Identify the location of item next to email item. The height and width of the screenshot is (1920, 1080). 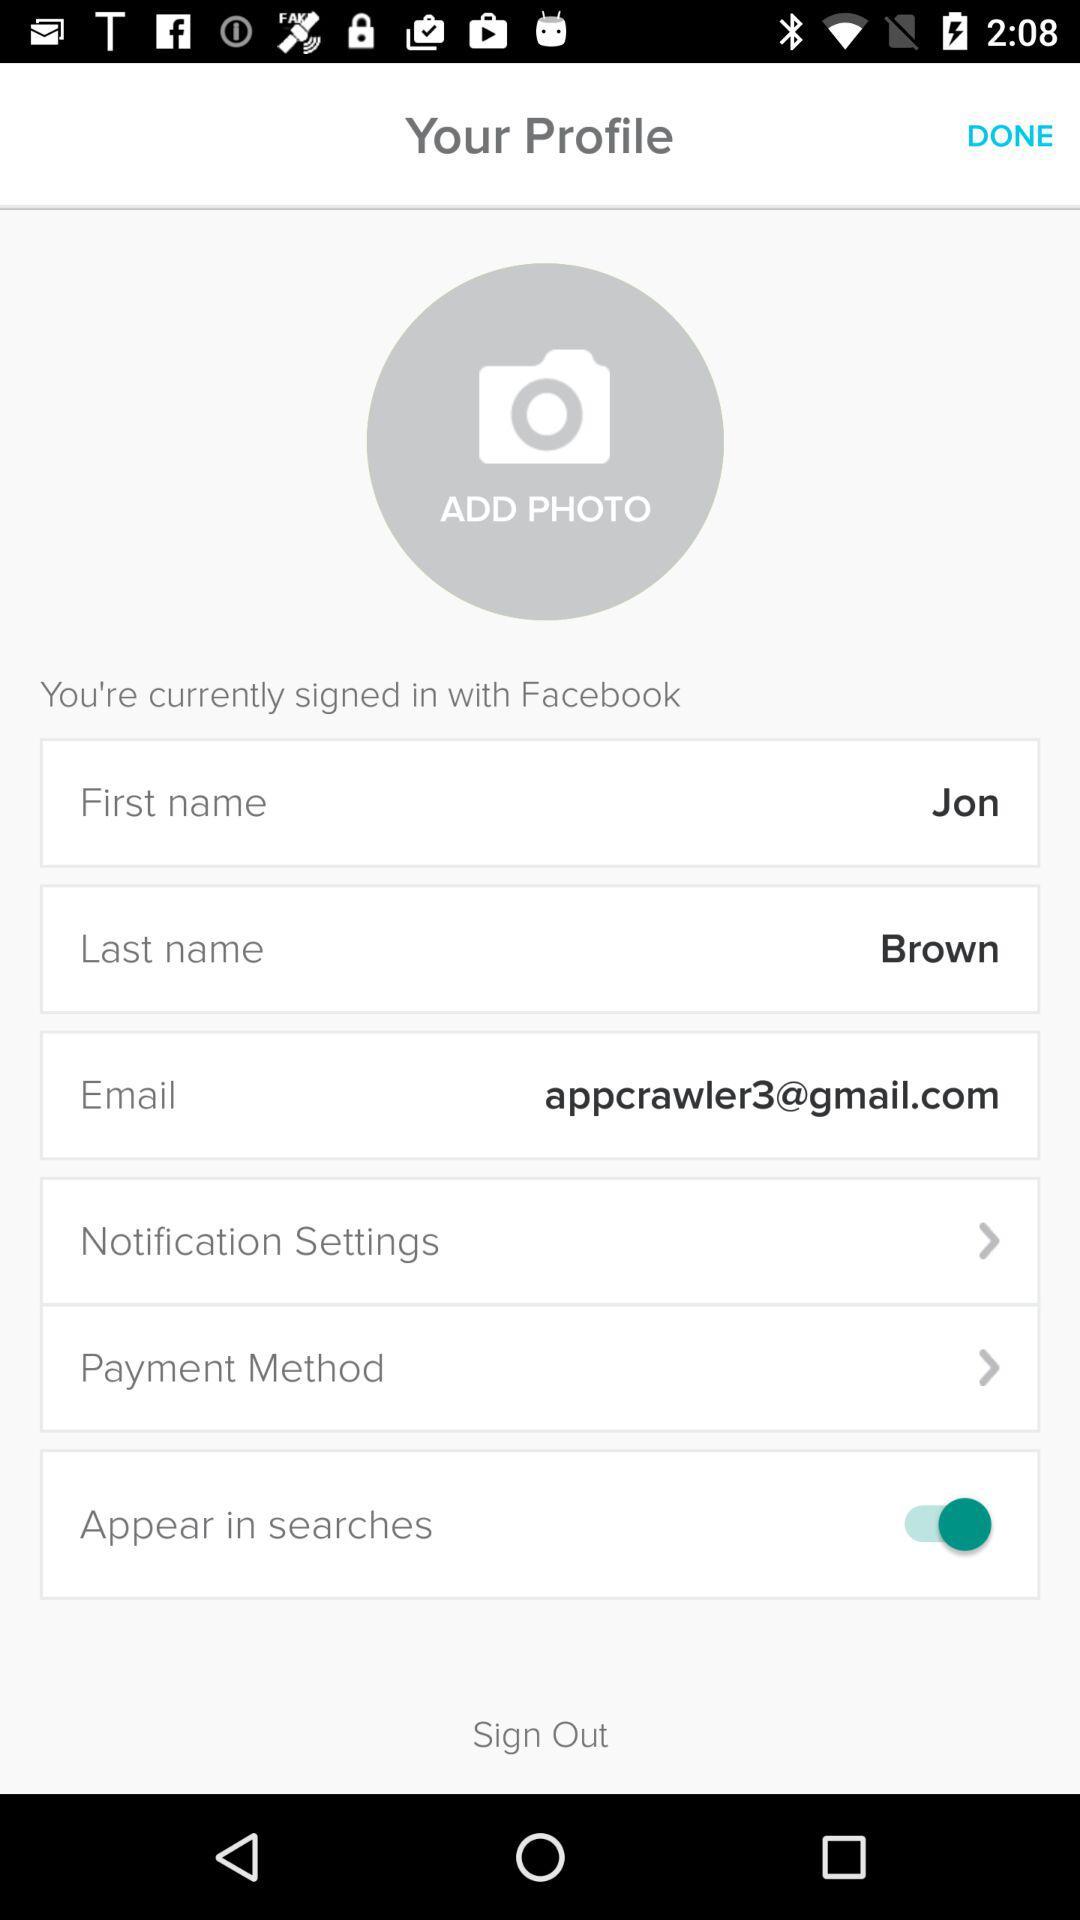
(600, 1094).